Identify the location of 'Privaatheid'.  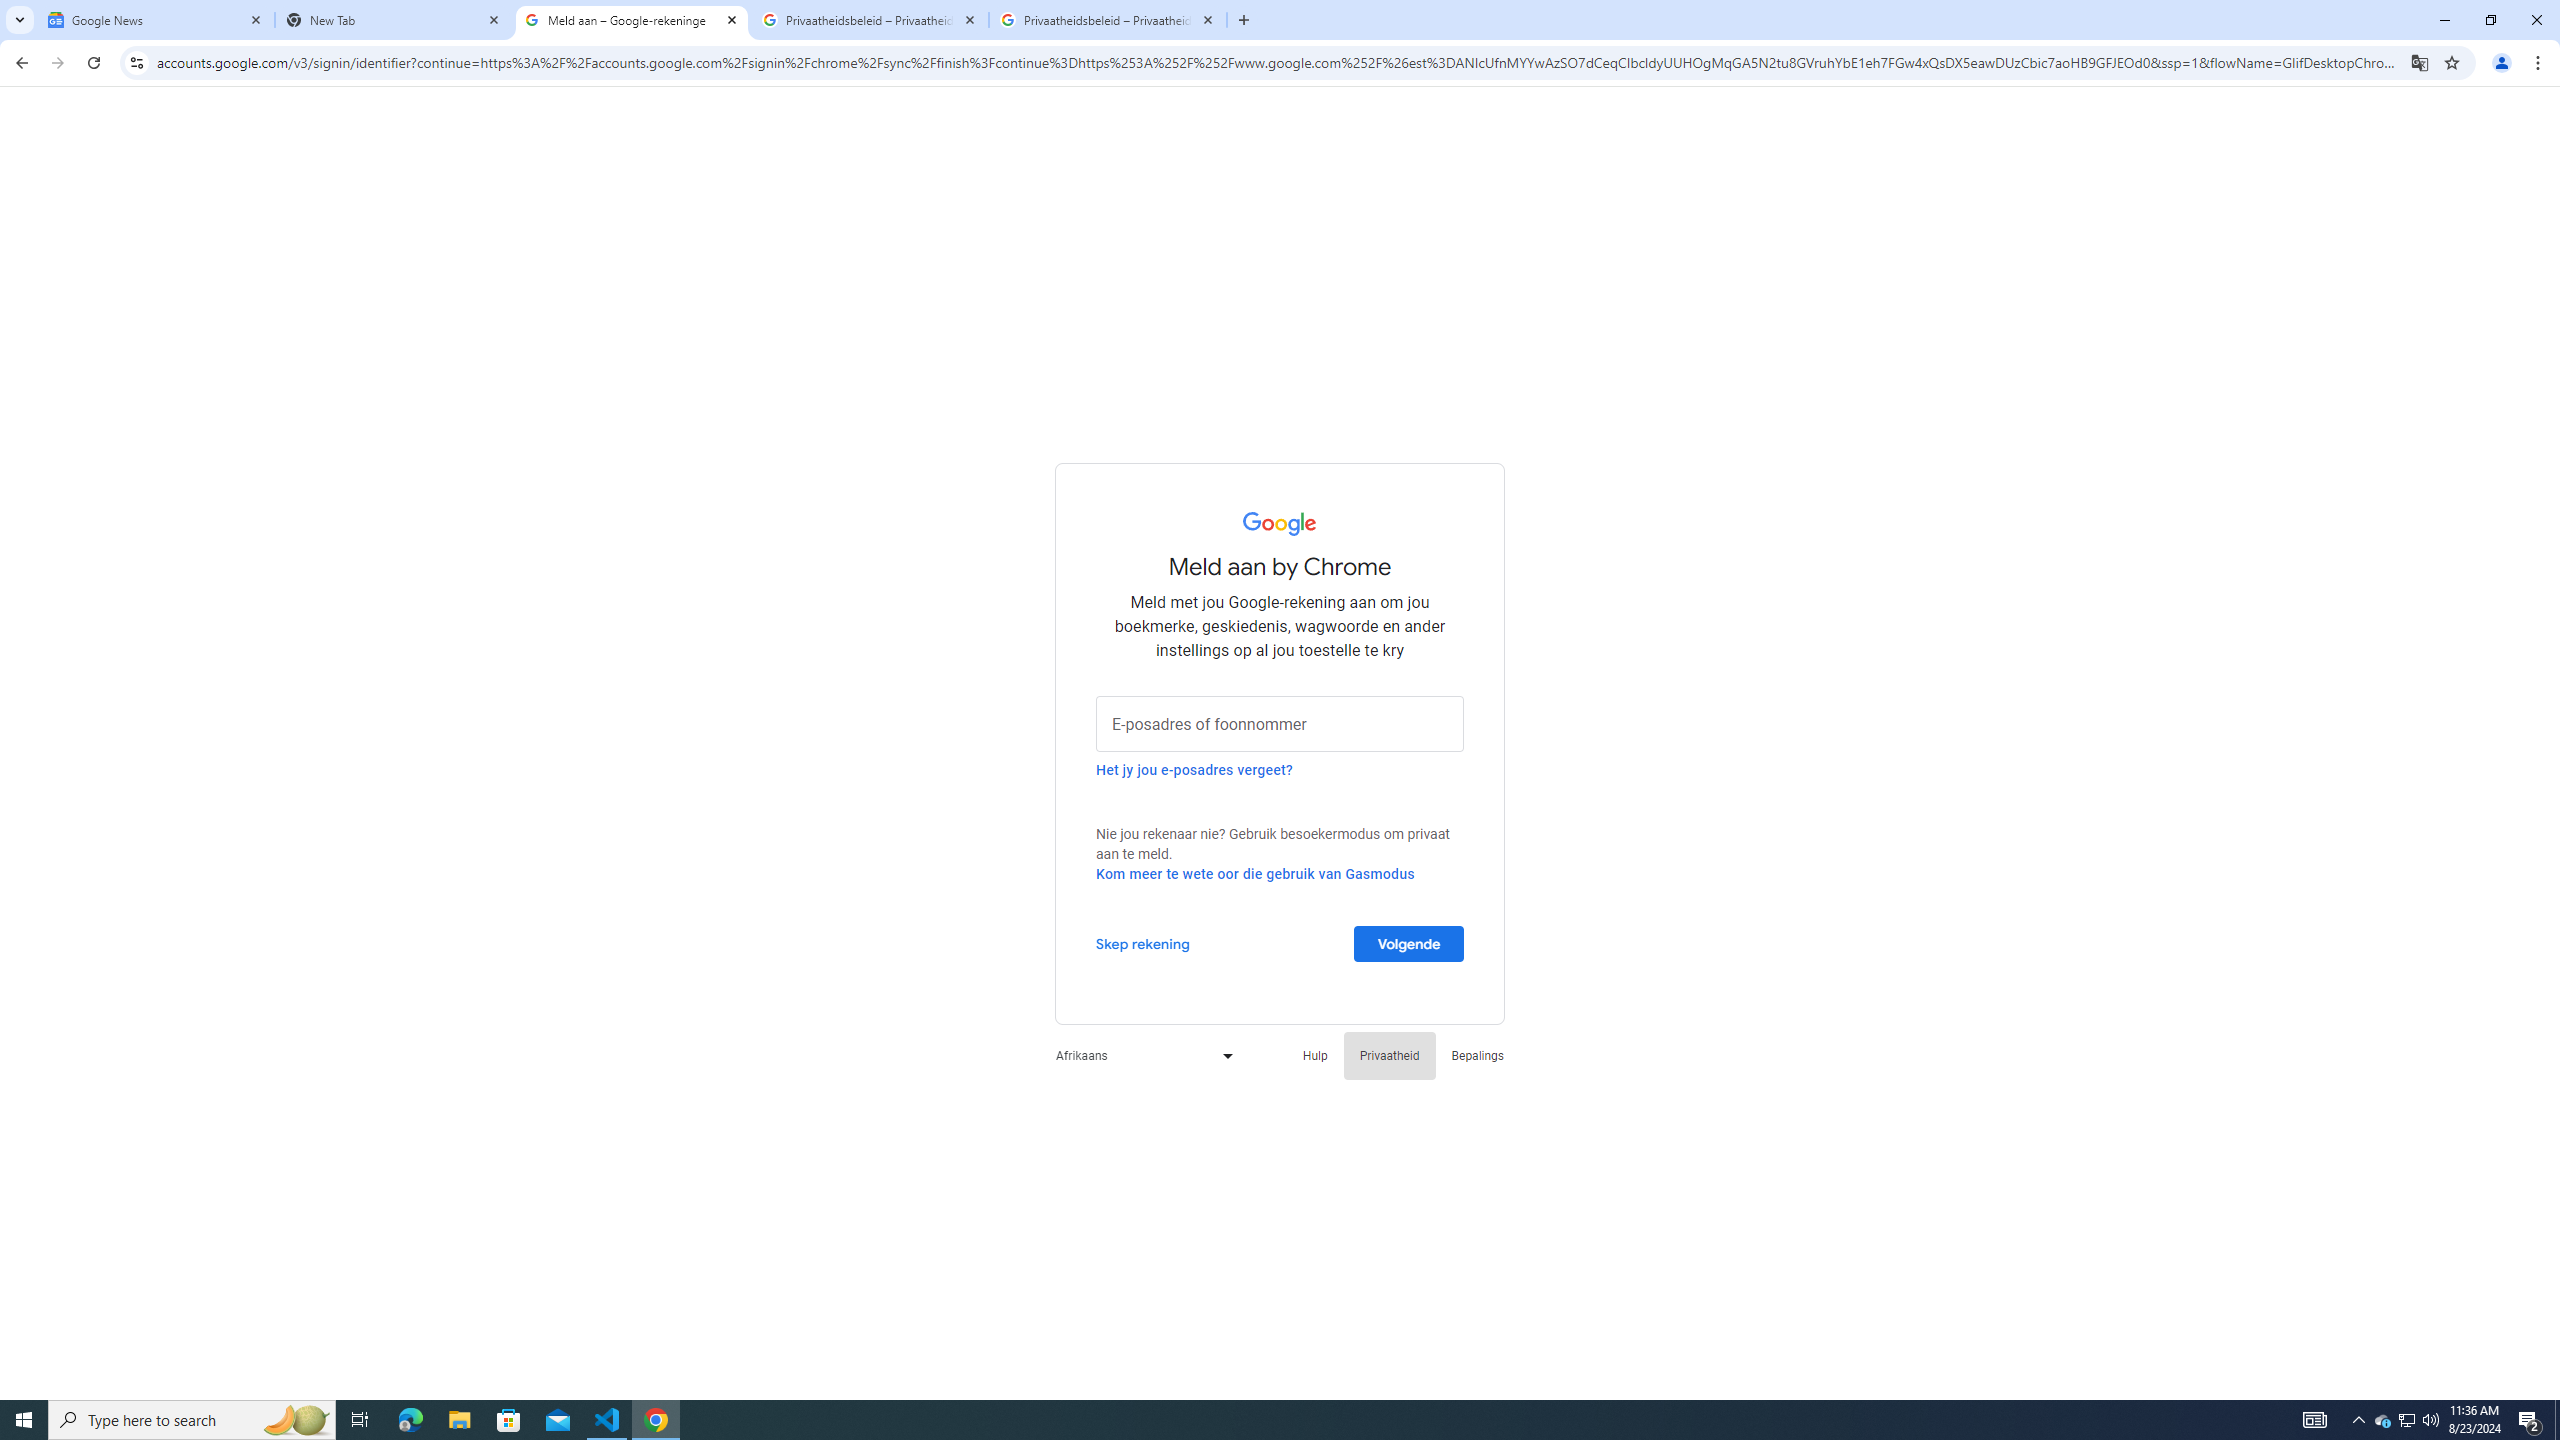
(1390, 1054).